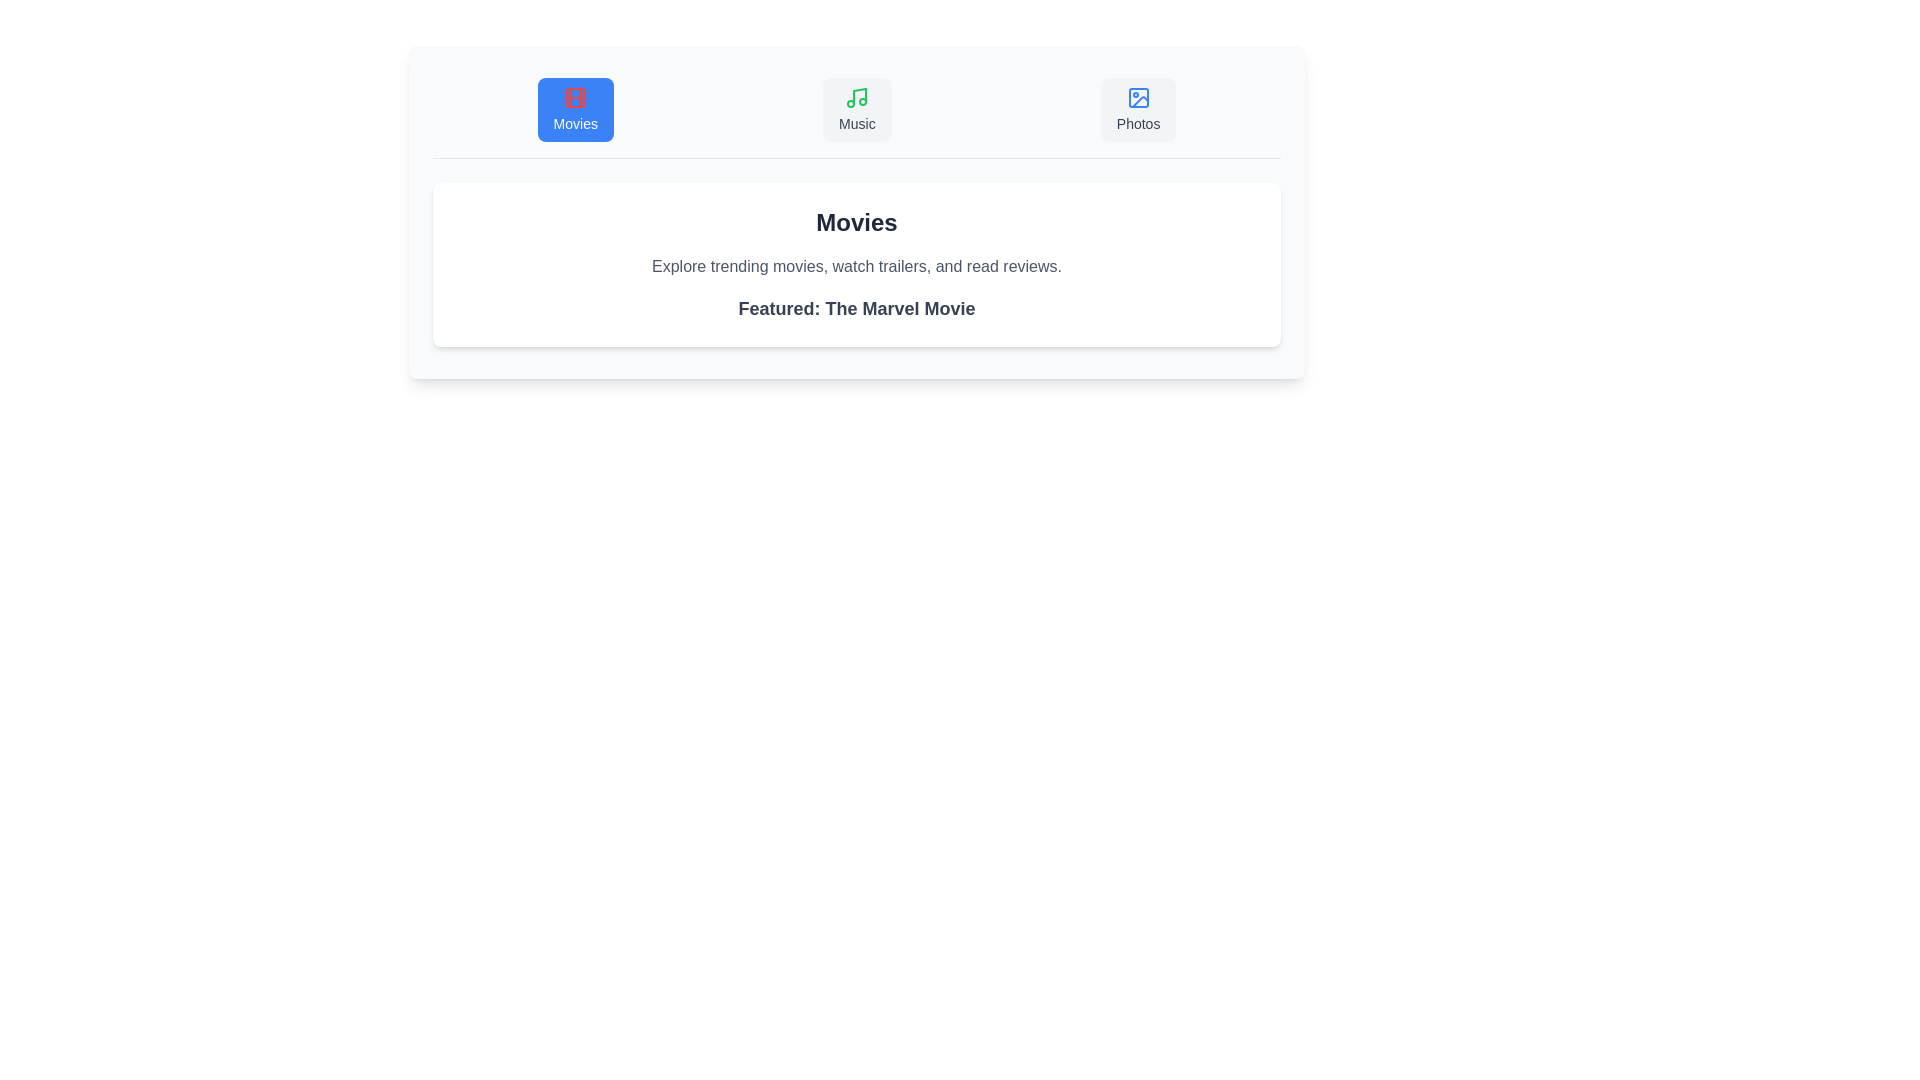 Image resolution: width=1920 pixels, height=1080 pixels. What do you see at coordinates (1138, 110) in the screenshot?
I see `the Photos tab by clicking on its button` at bounding box center [1138, 110].